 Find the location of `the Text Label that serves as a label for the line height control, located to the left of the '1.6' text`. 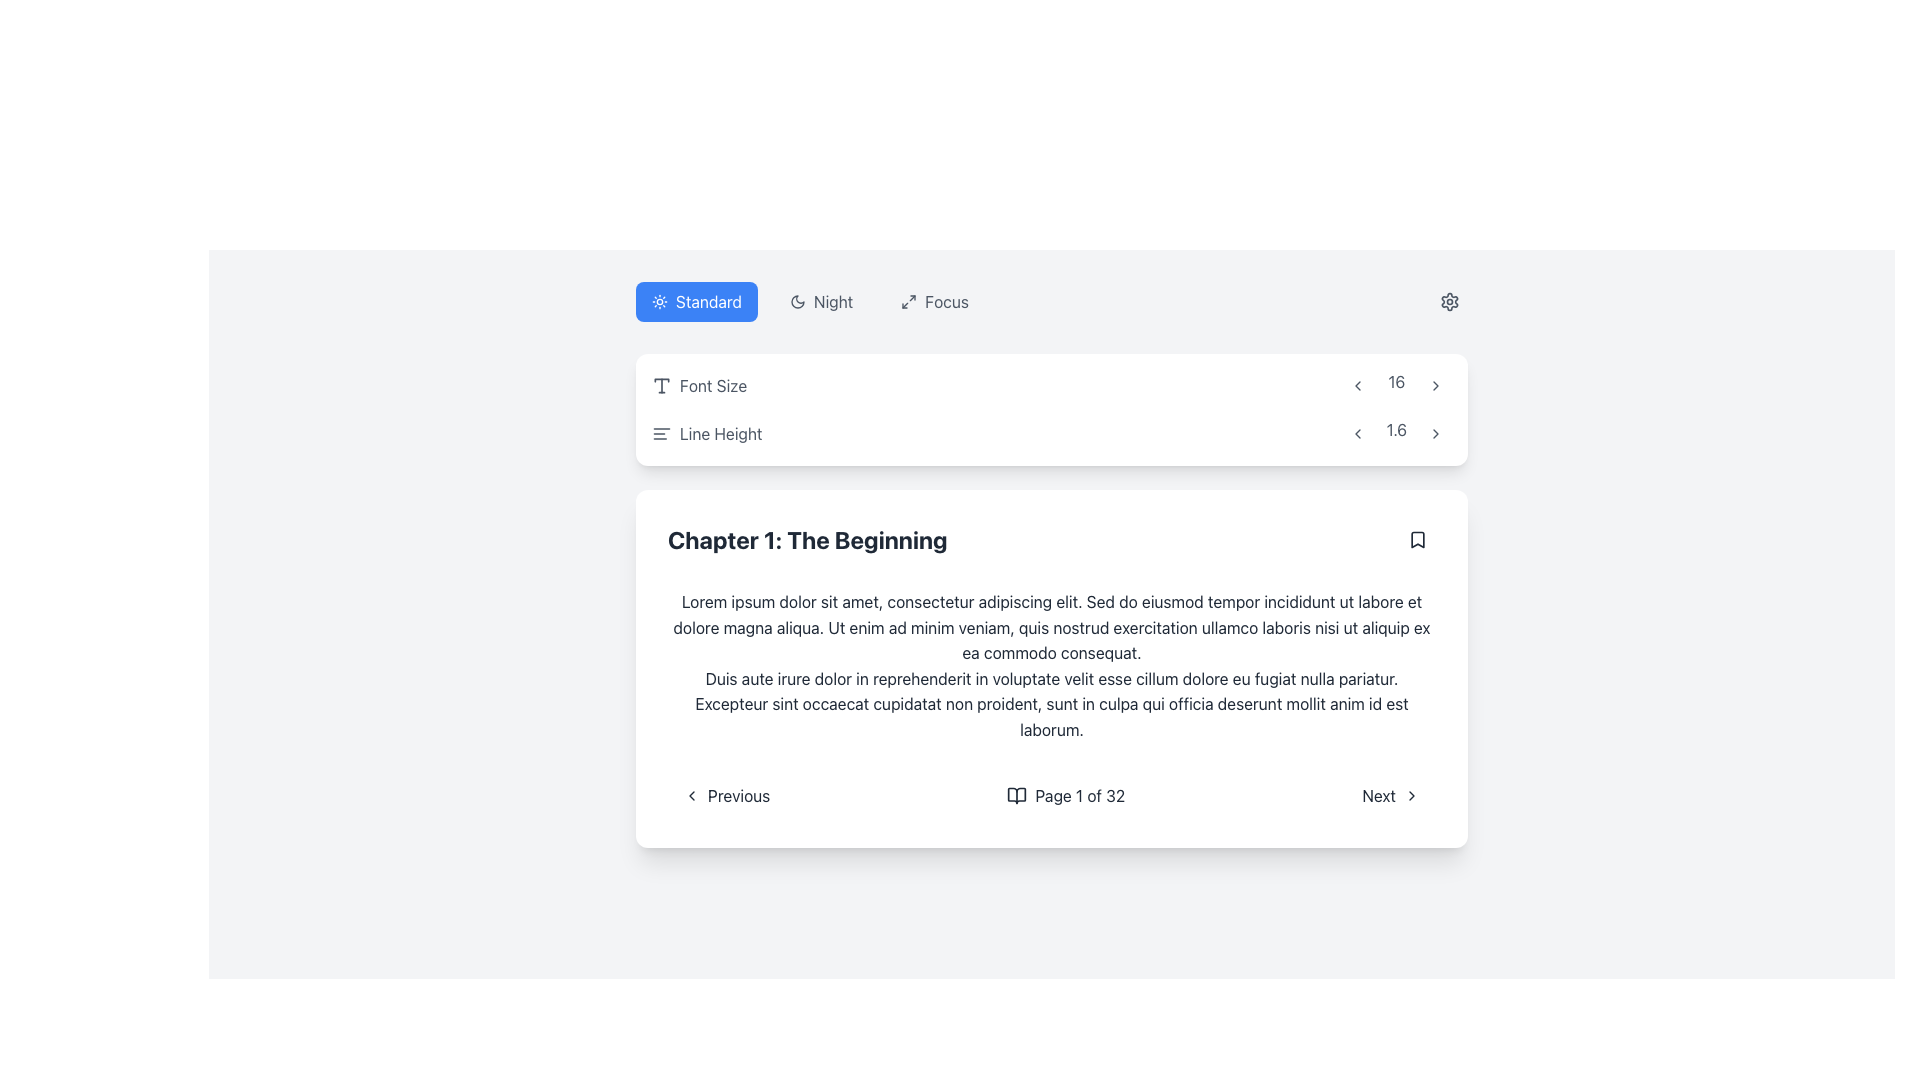

the Text Label that serves as a label for the line height control, located to the left of the '1.6' text is located at coordinates (707, 433).